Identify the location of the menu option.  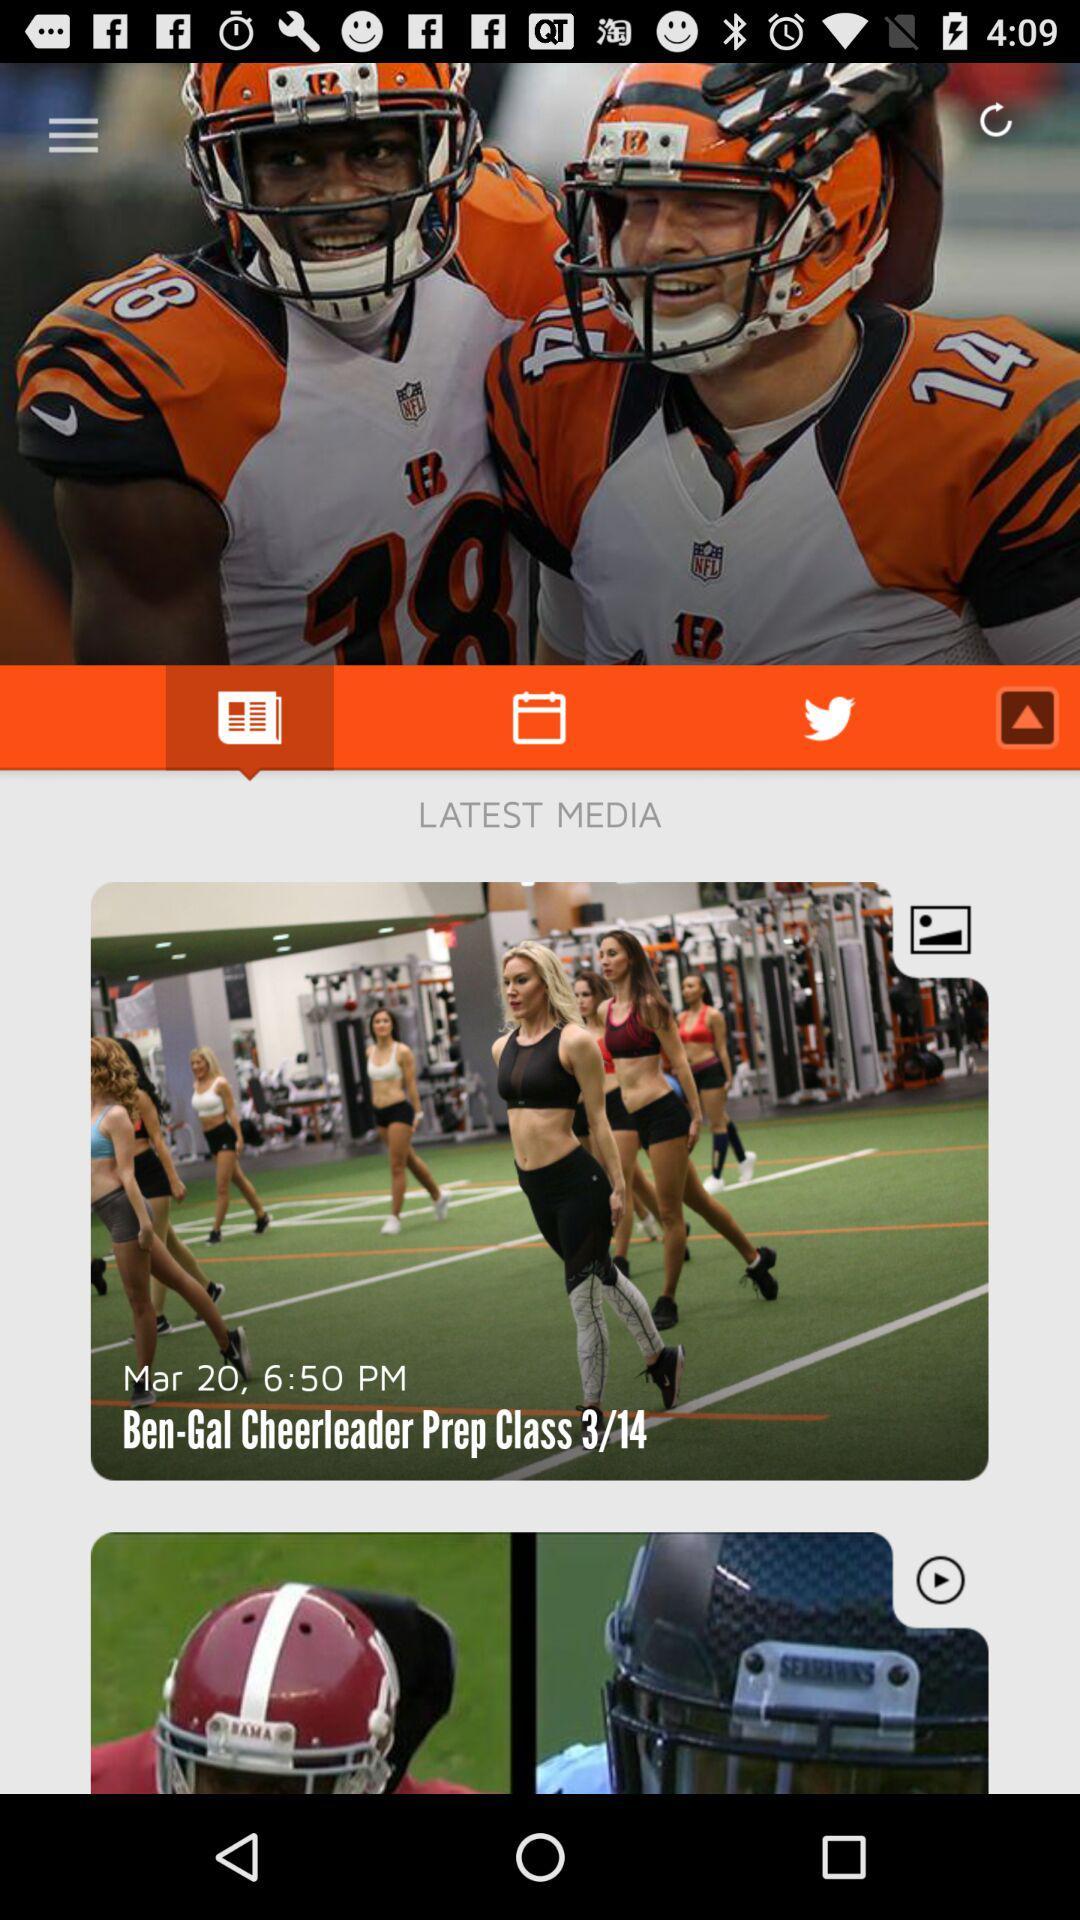
(72, 127).